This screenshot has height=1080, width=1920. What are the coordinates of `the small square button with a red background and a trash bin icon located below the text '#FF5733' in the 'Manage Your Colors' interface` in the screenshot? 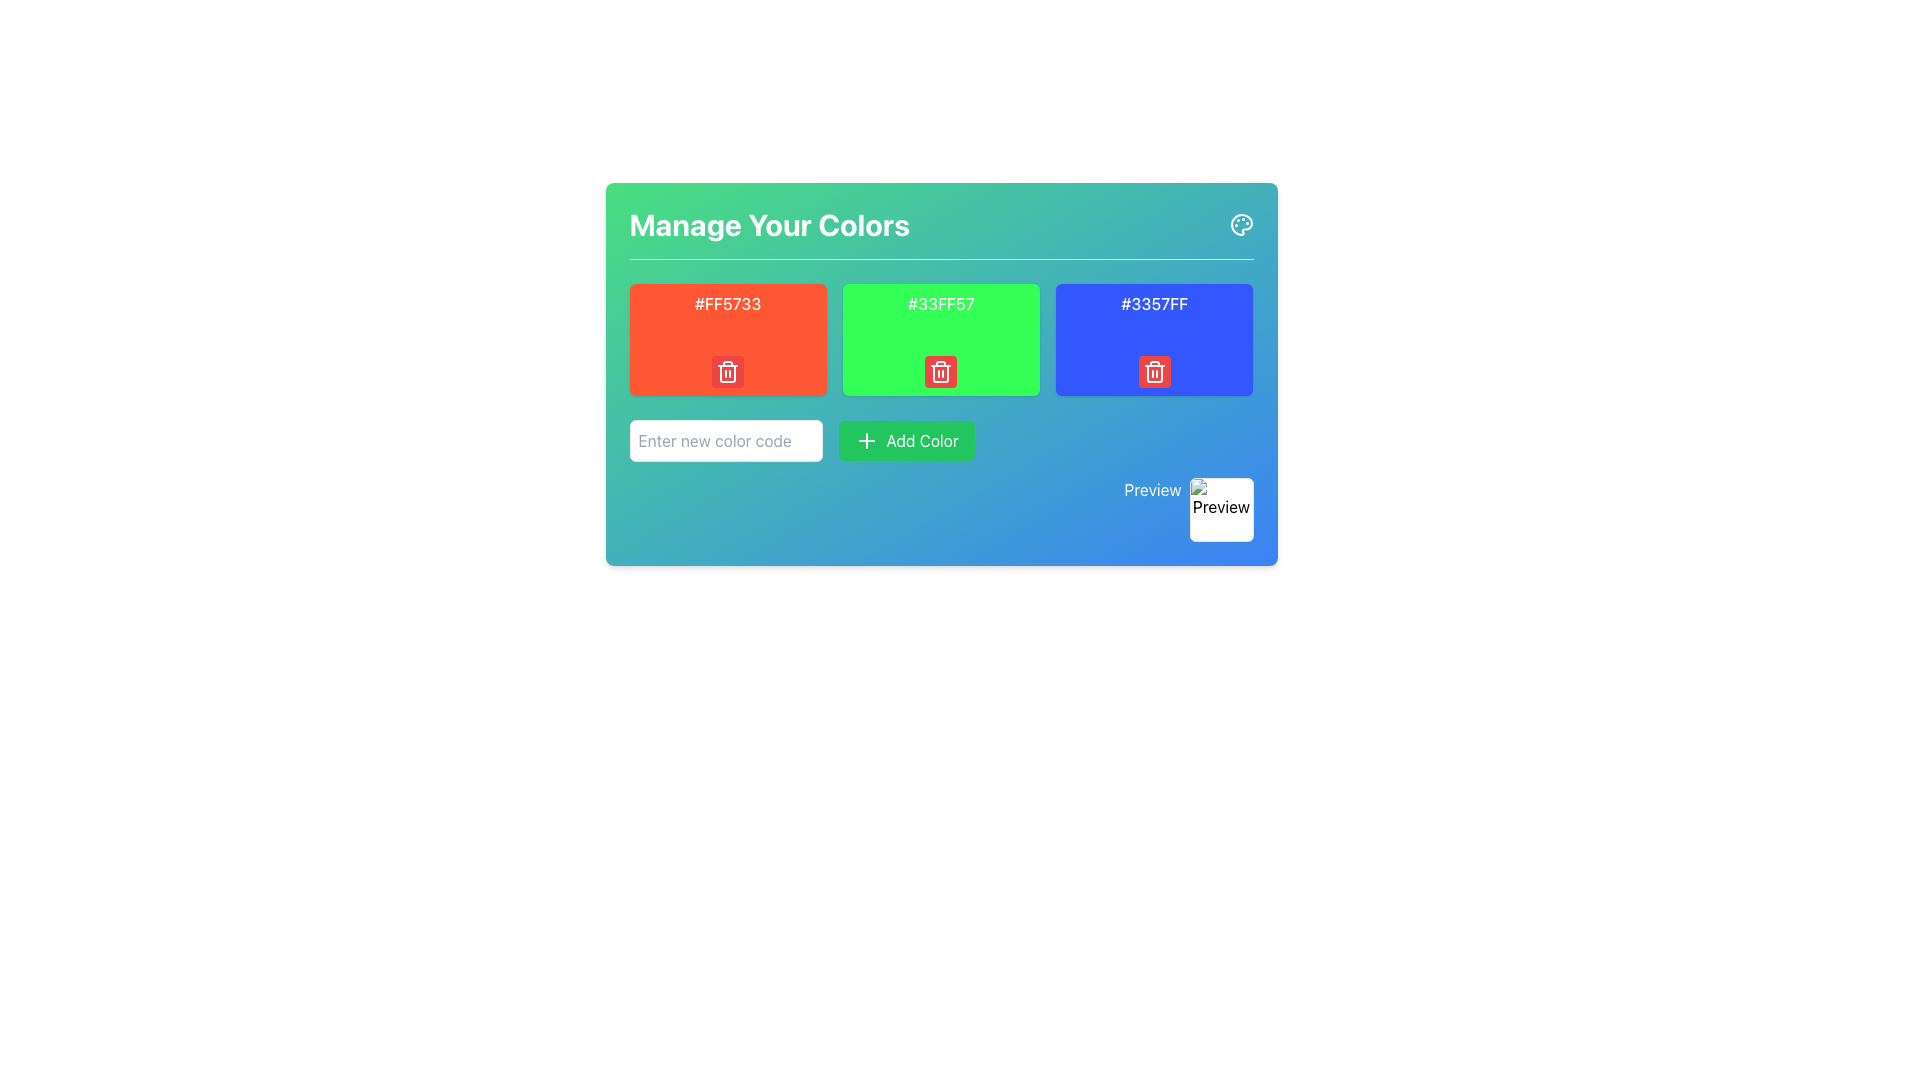 It's located at (727, 371).